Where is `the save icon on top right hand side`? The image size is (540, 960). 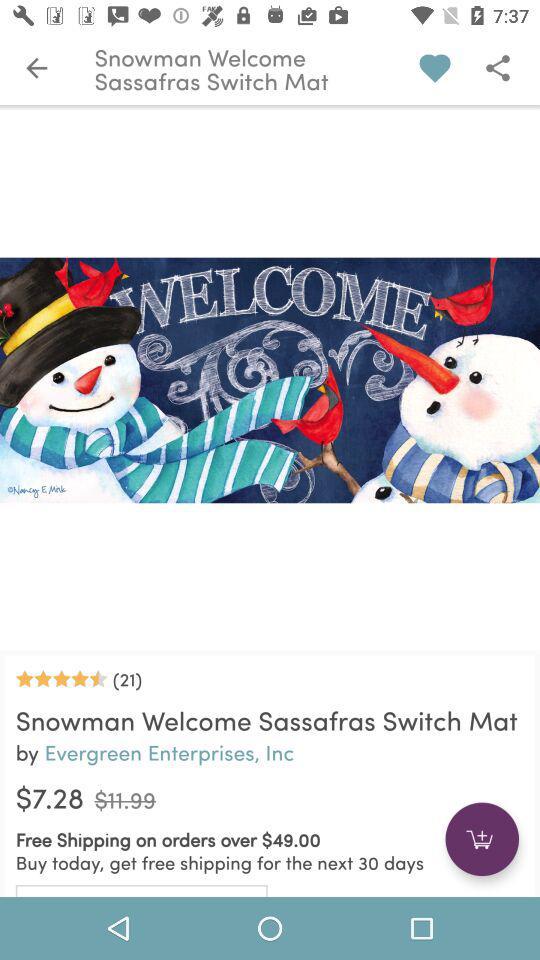 the save icon on top right hand side is located at coordinates (497, 67).